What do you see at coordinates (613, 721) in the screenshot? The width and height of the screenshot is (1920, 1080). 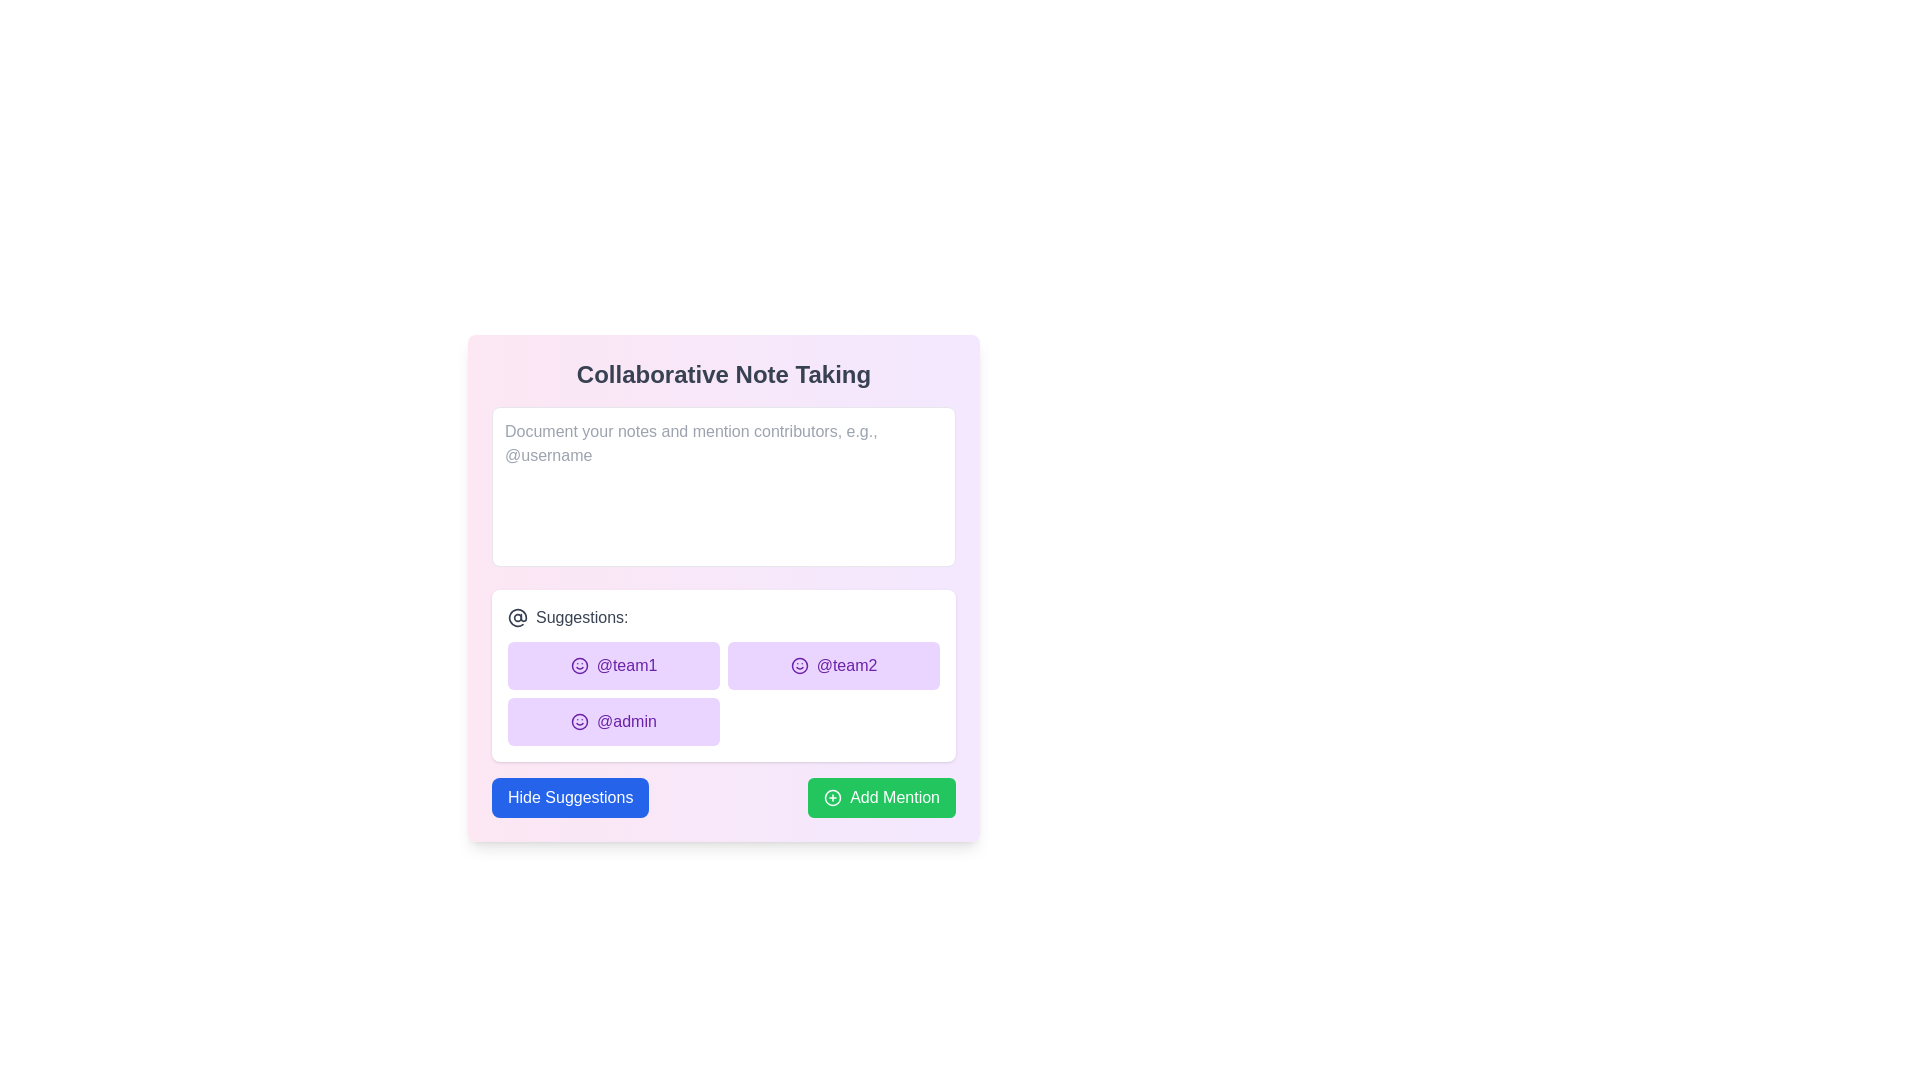 I see `the button in the bottom row of the grid layout, in the left column` at bounding box center [613, 721].